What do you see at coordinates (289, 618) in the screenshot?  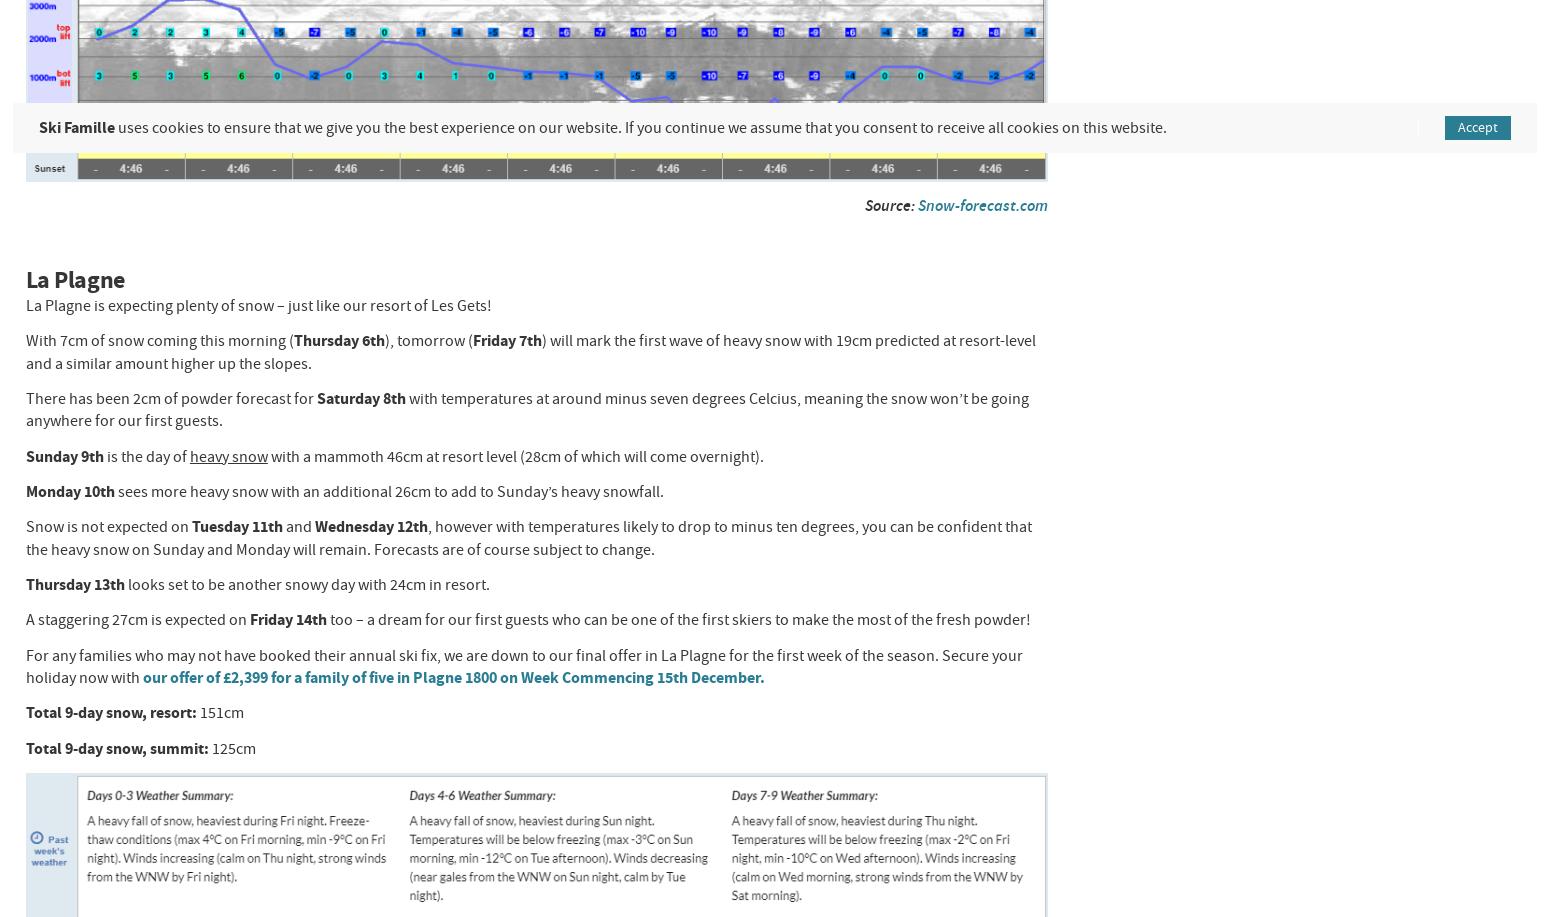 I see `'Friday 14th'` at bounding box center [289, 618].